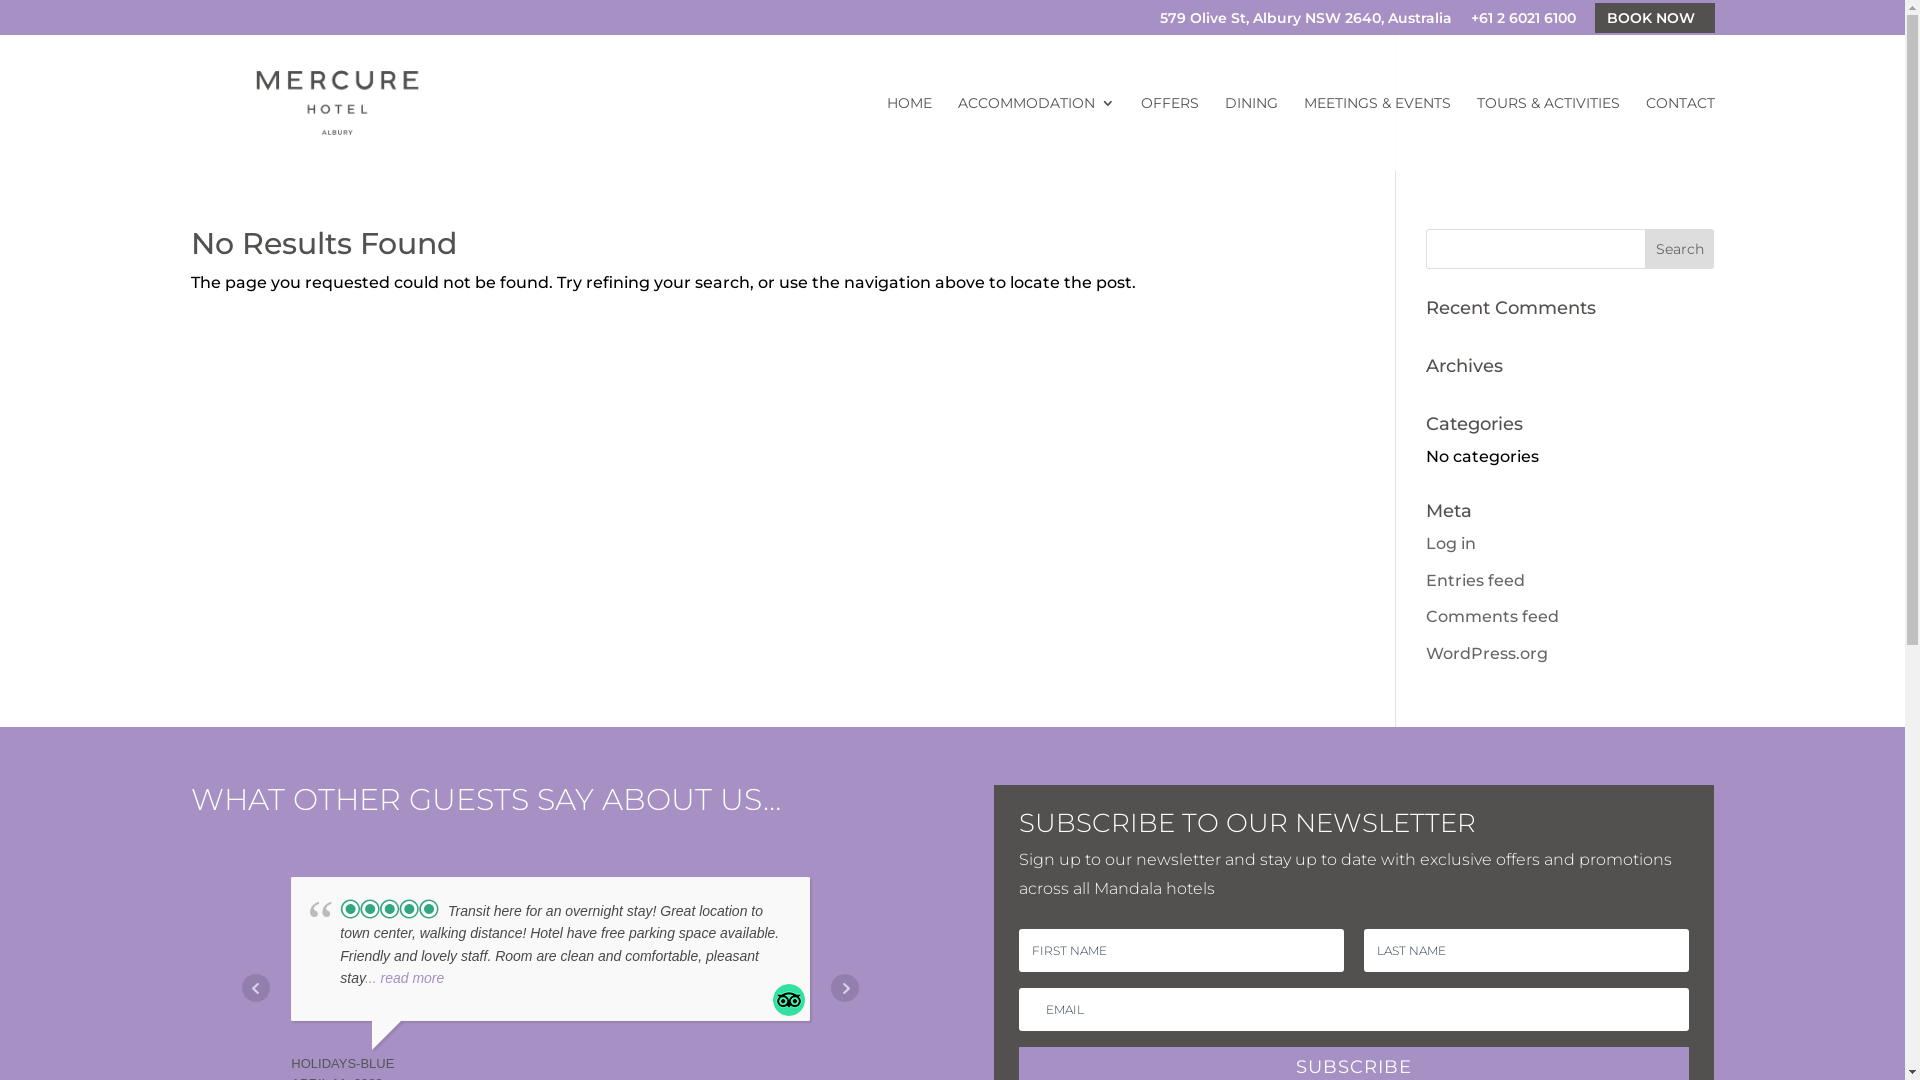 This screenshot has height=1080, width=1920. I want to click on 'ACCOMMODATION', so click(1036, 133).